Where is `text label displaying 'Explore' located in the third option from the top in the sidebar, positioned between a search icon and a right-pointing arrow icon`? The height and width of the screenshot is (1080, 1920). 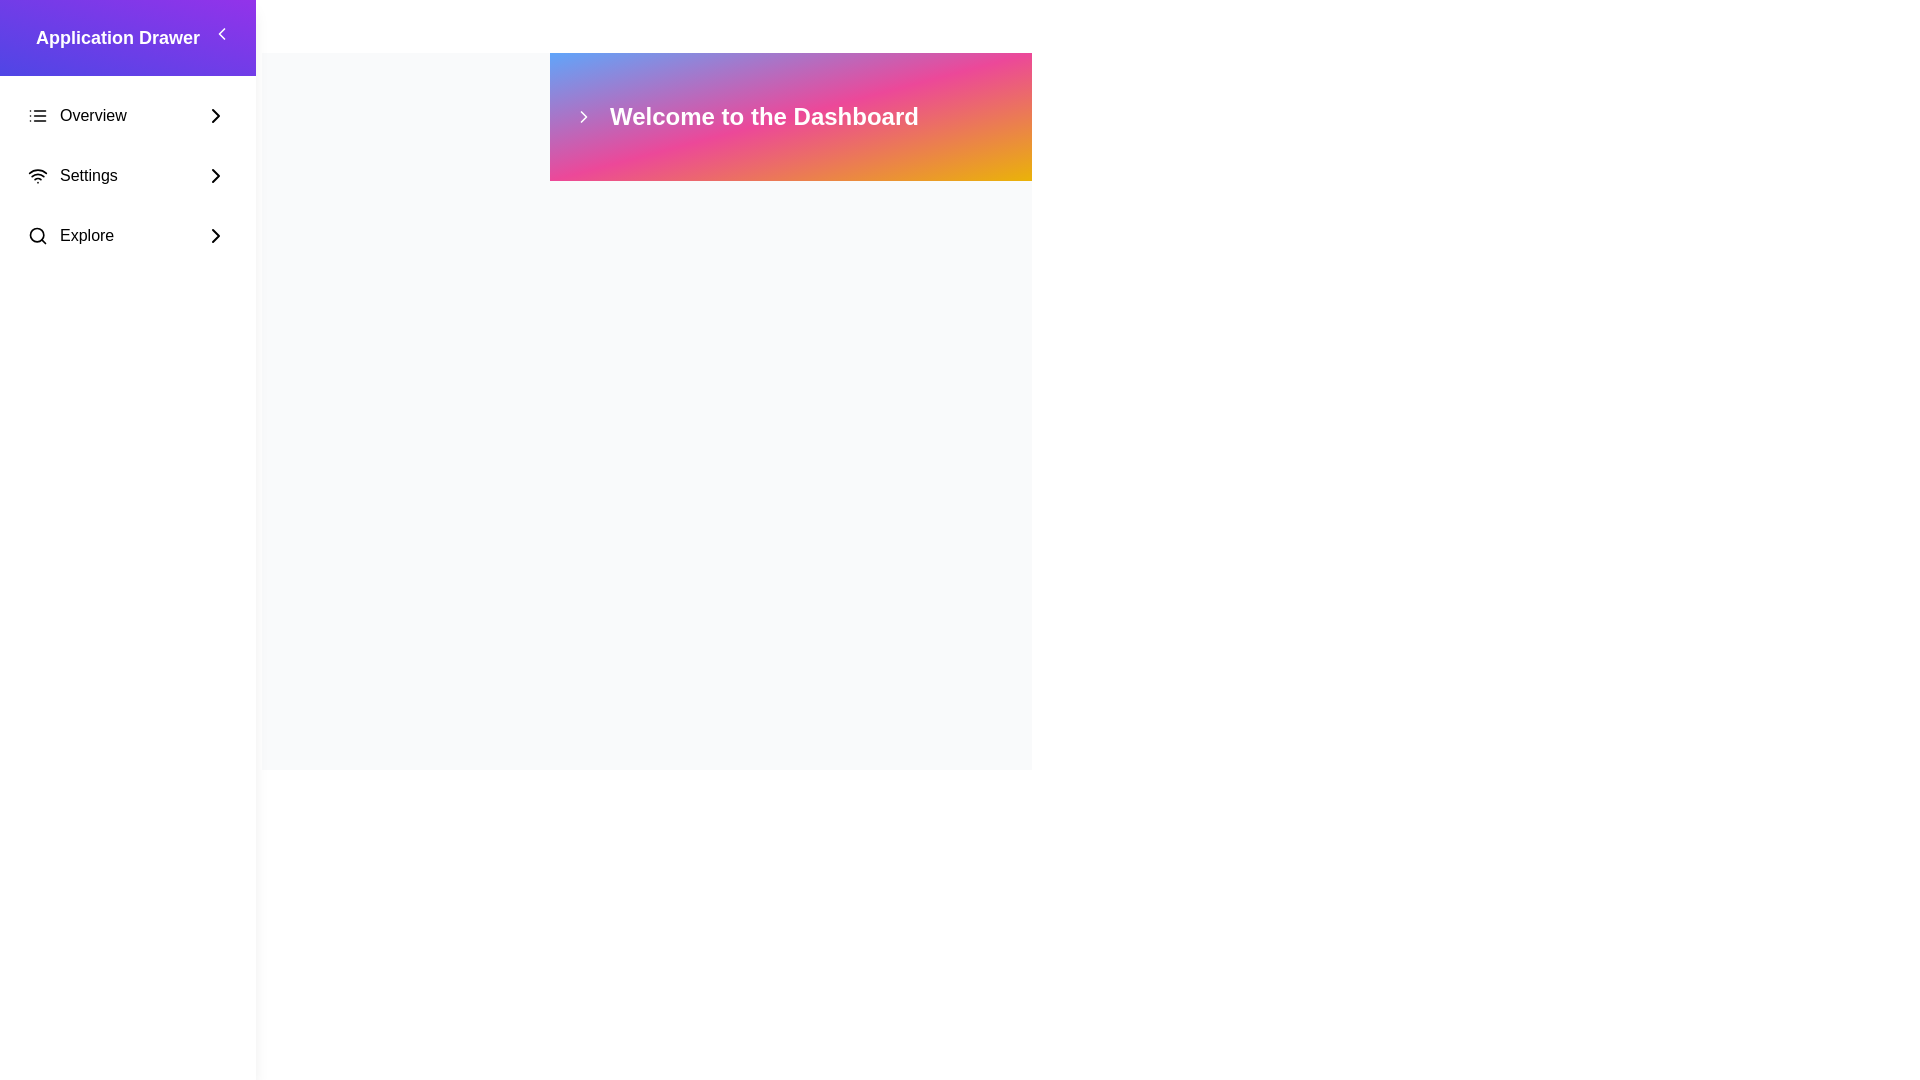 text label displaying 'Explore' located in the third option from the top in the sidebar, positioned between a search icon and a right-pointing arrow icon is located at coordinates (86, 234).